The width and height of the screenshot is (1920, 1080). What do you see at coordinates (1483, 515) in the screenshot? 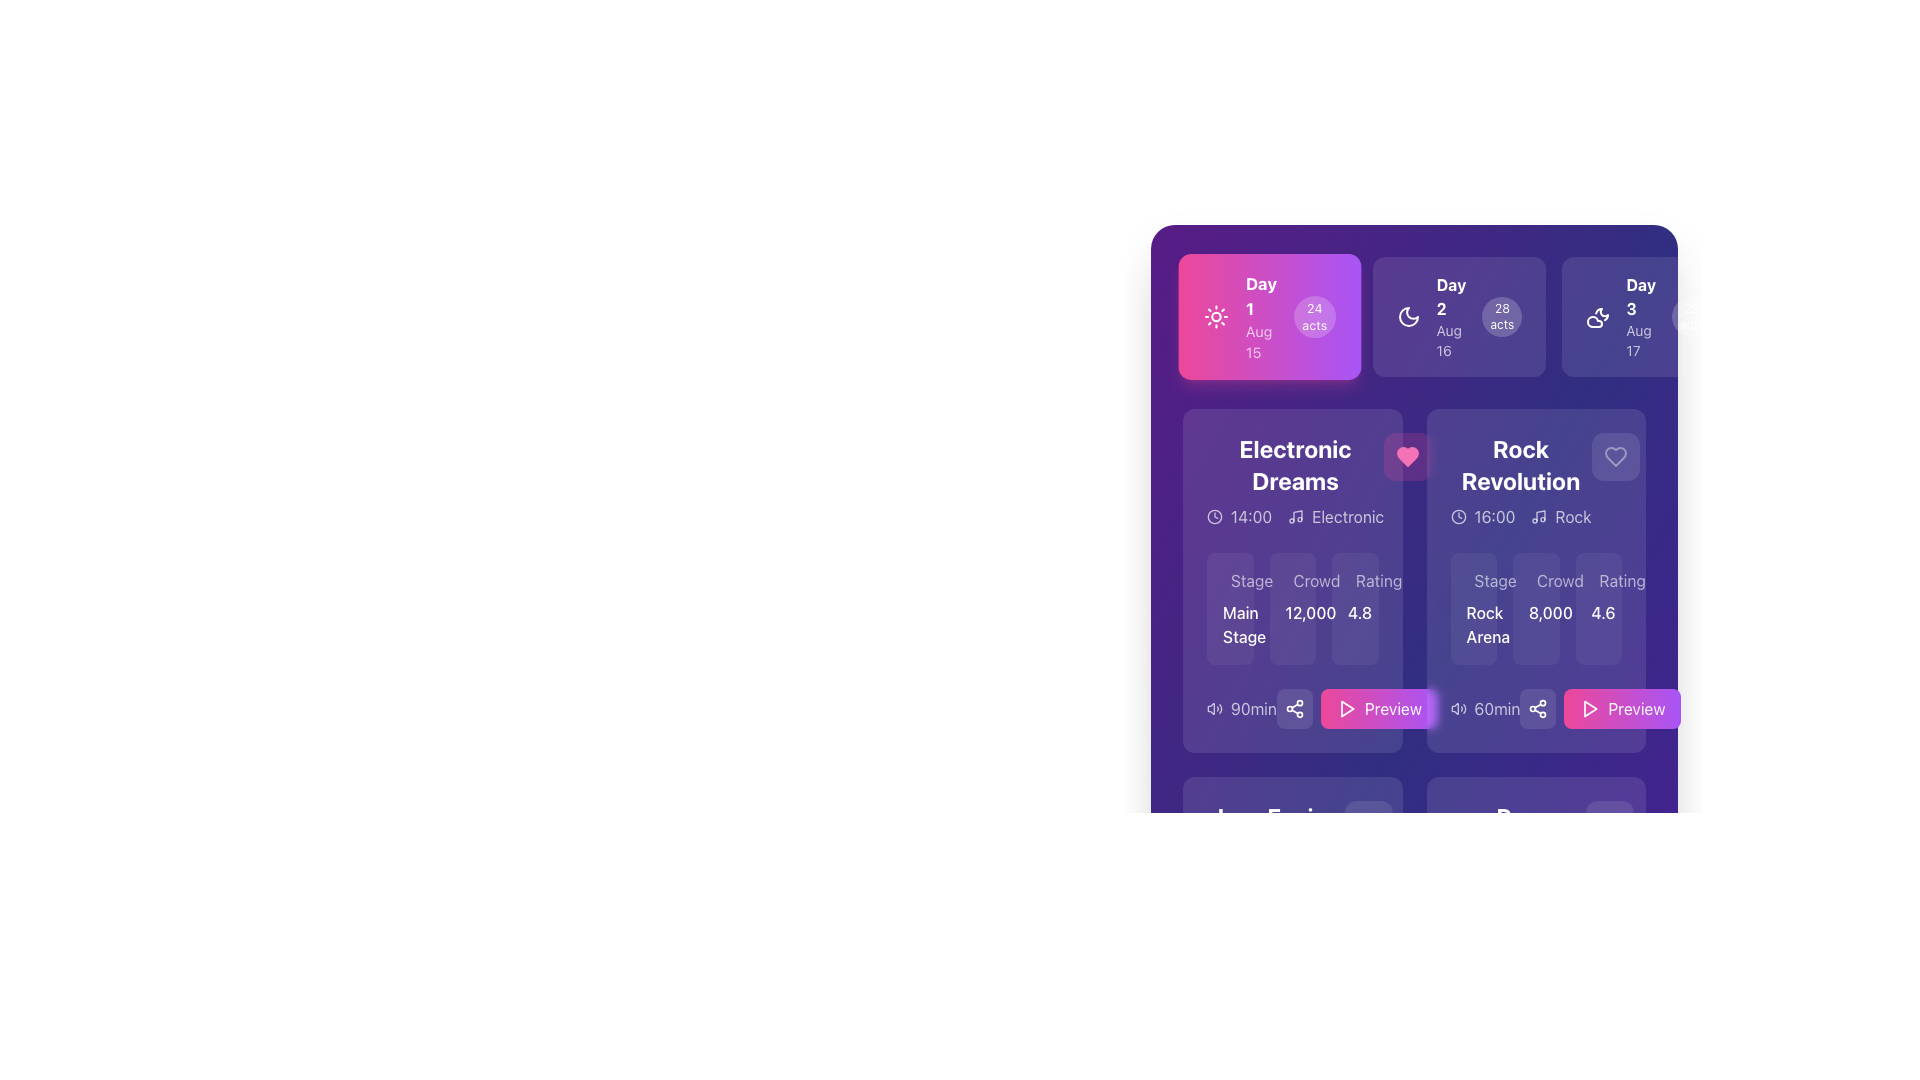
I see `the static label with a clock icon displaying '16:00' located at the top of the 'Rock Revolution' card on the right side of the interface` at bounding box center [1483, 515].